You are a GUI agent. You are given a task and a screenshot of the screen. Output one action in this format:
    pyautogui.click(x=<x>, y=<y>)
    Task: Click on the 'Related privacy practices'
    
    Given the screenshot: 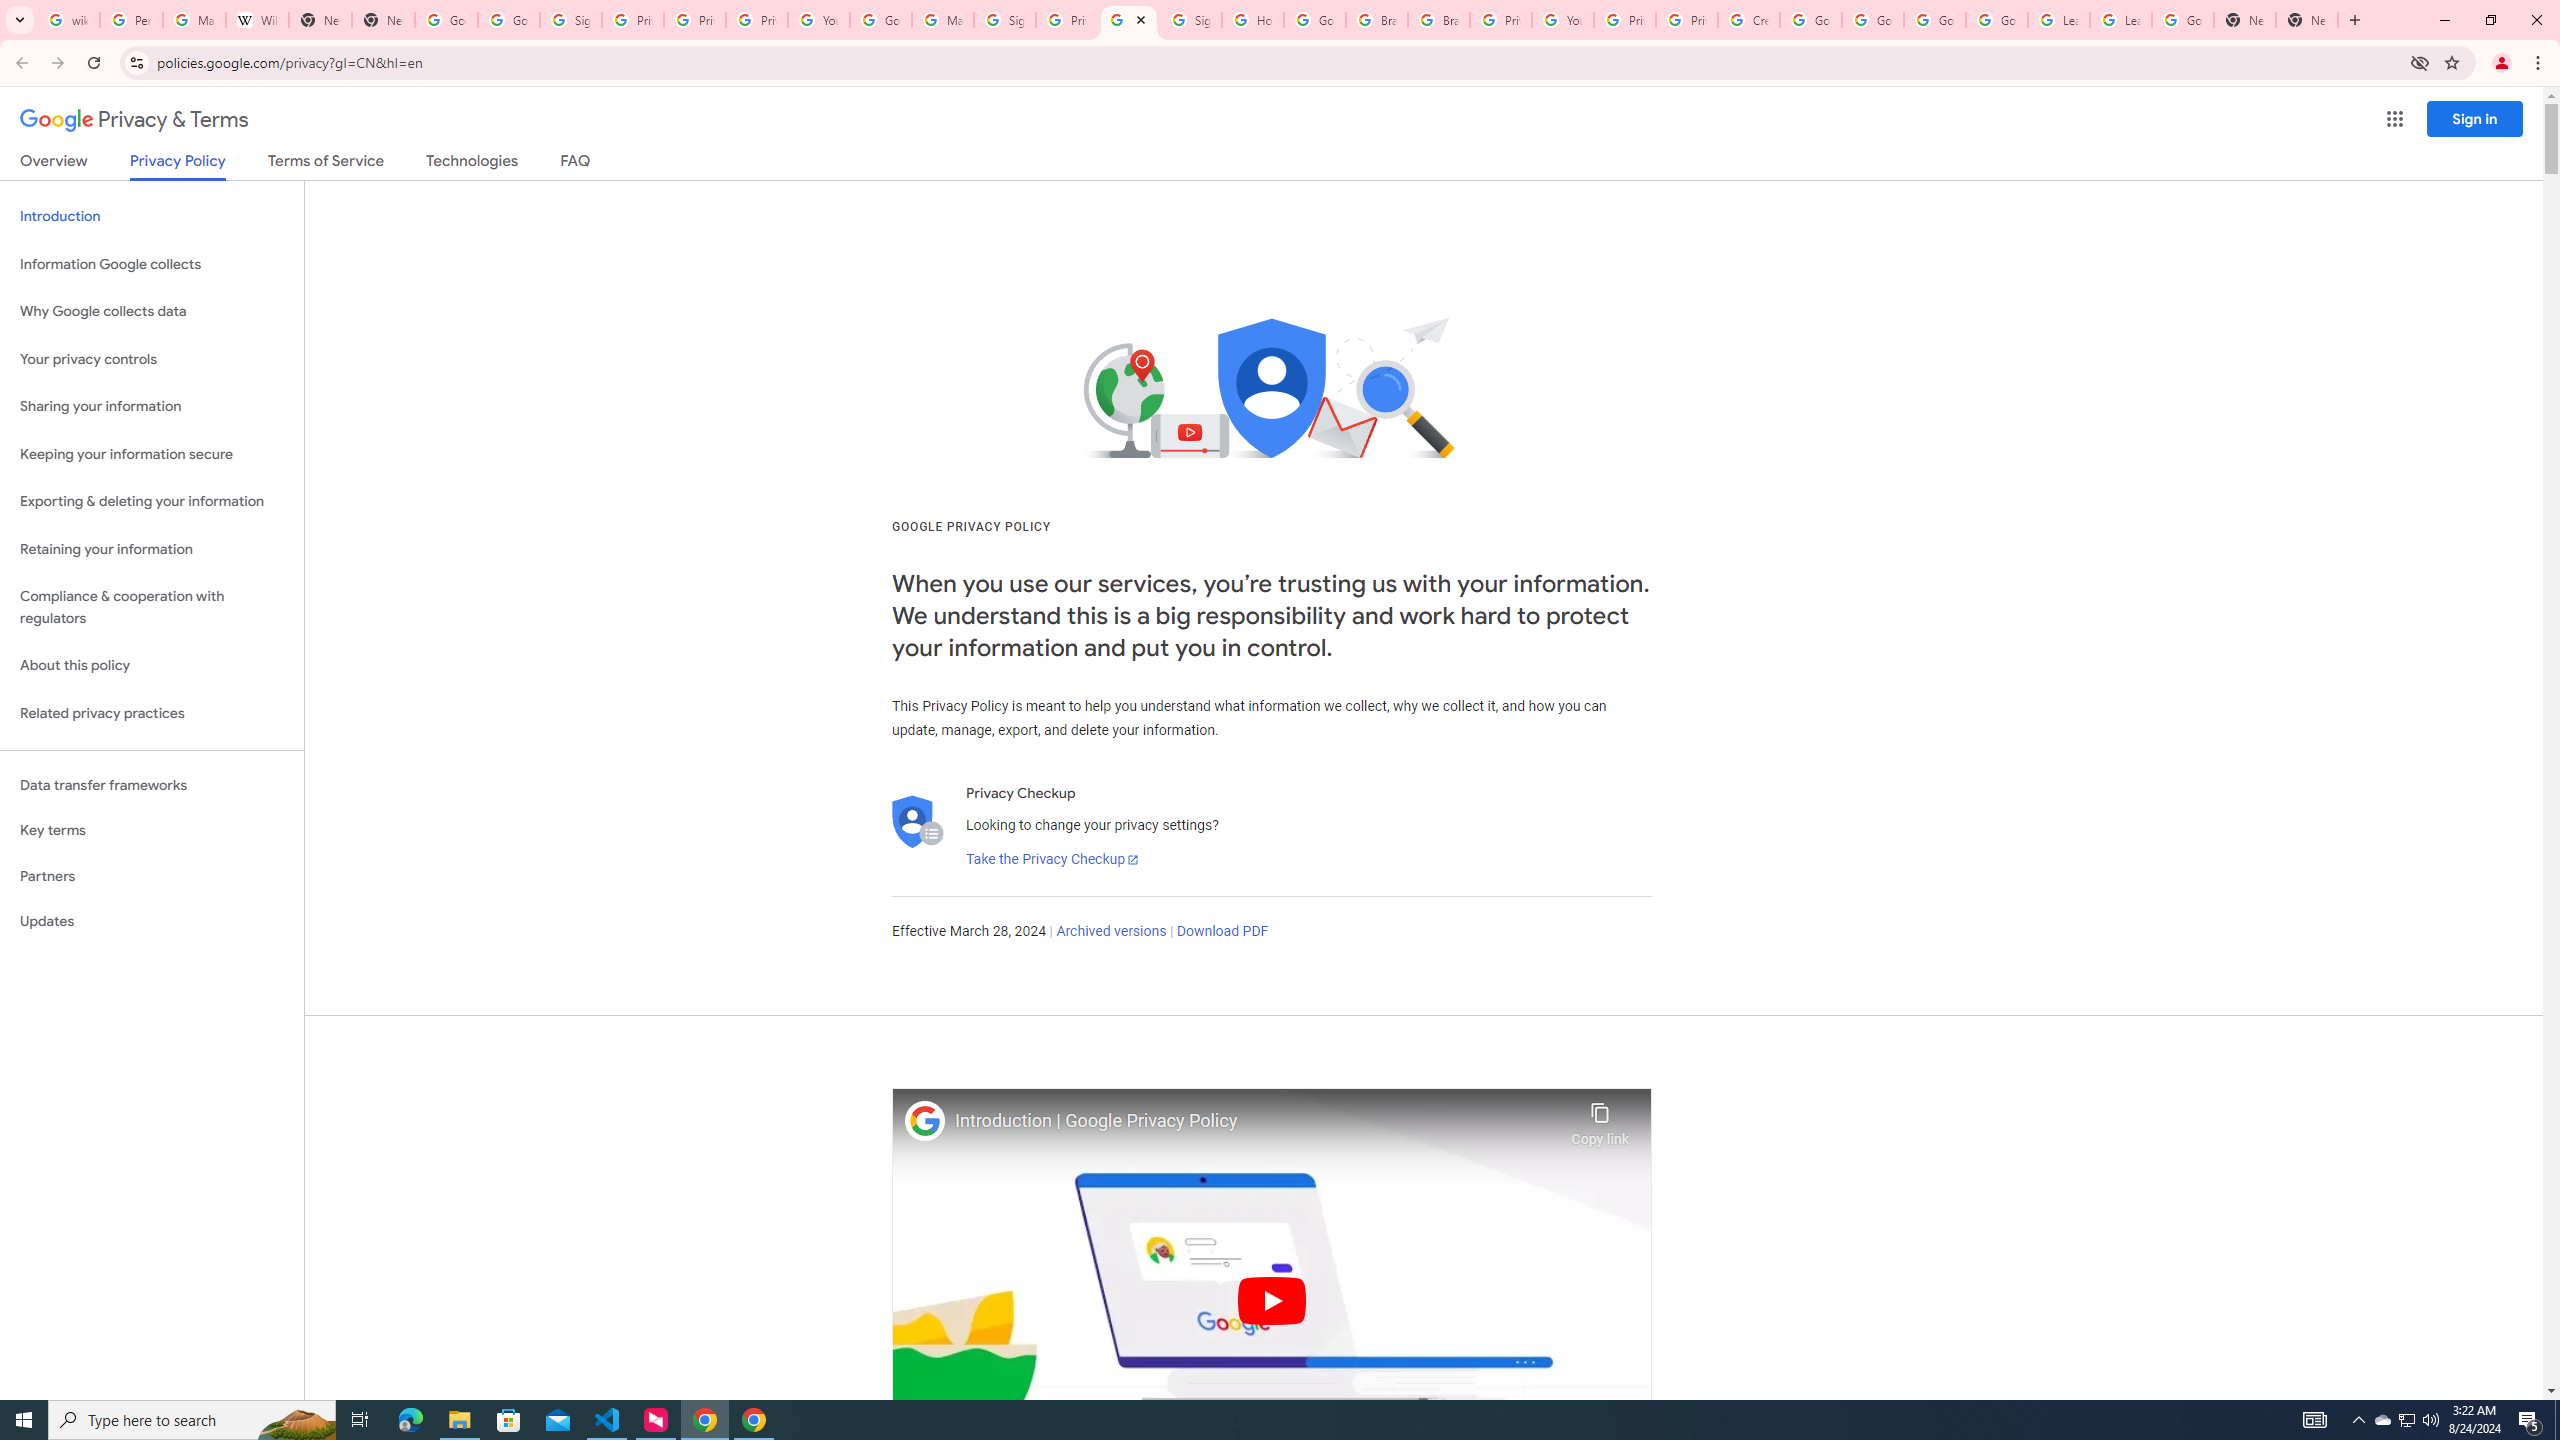 What is the action you would take?
    pyautogui.click(x=151, y=712)
    